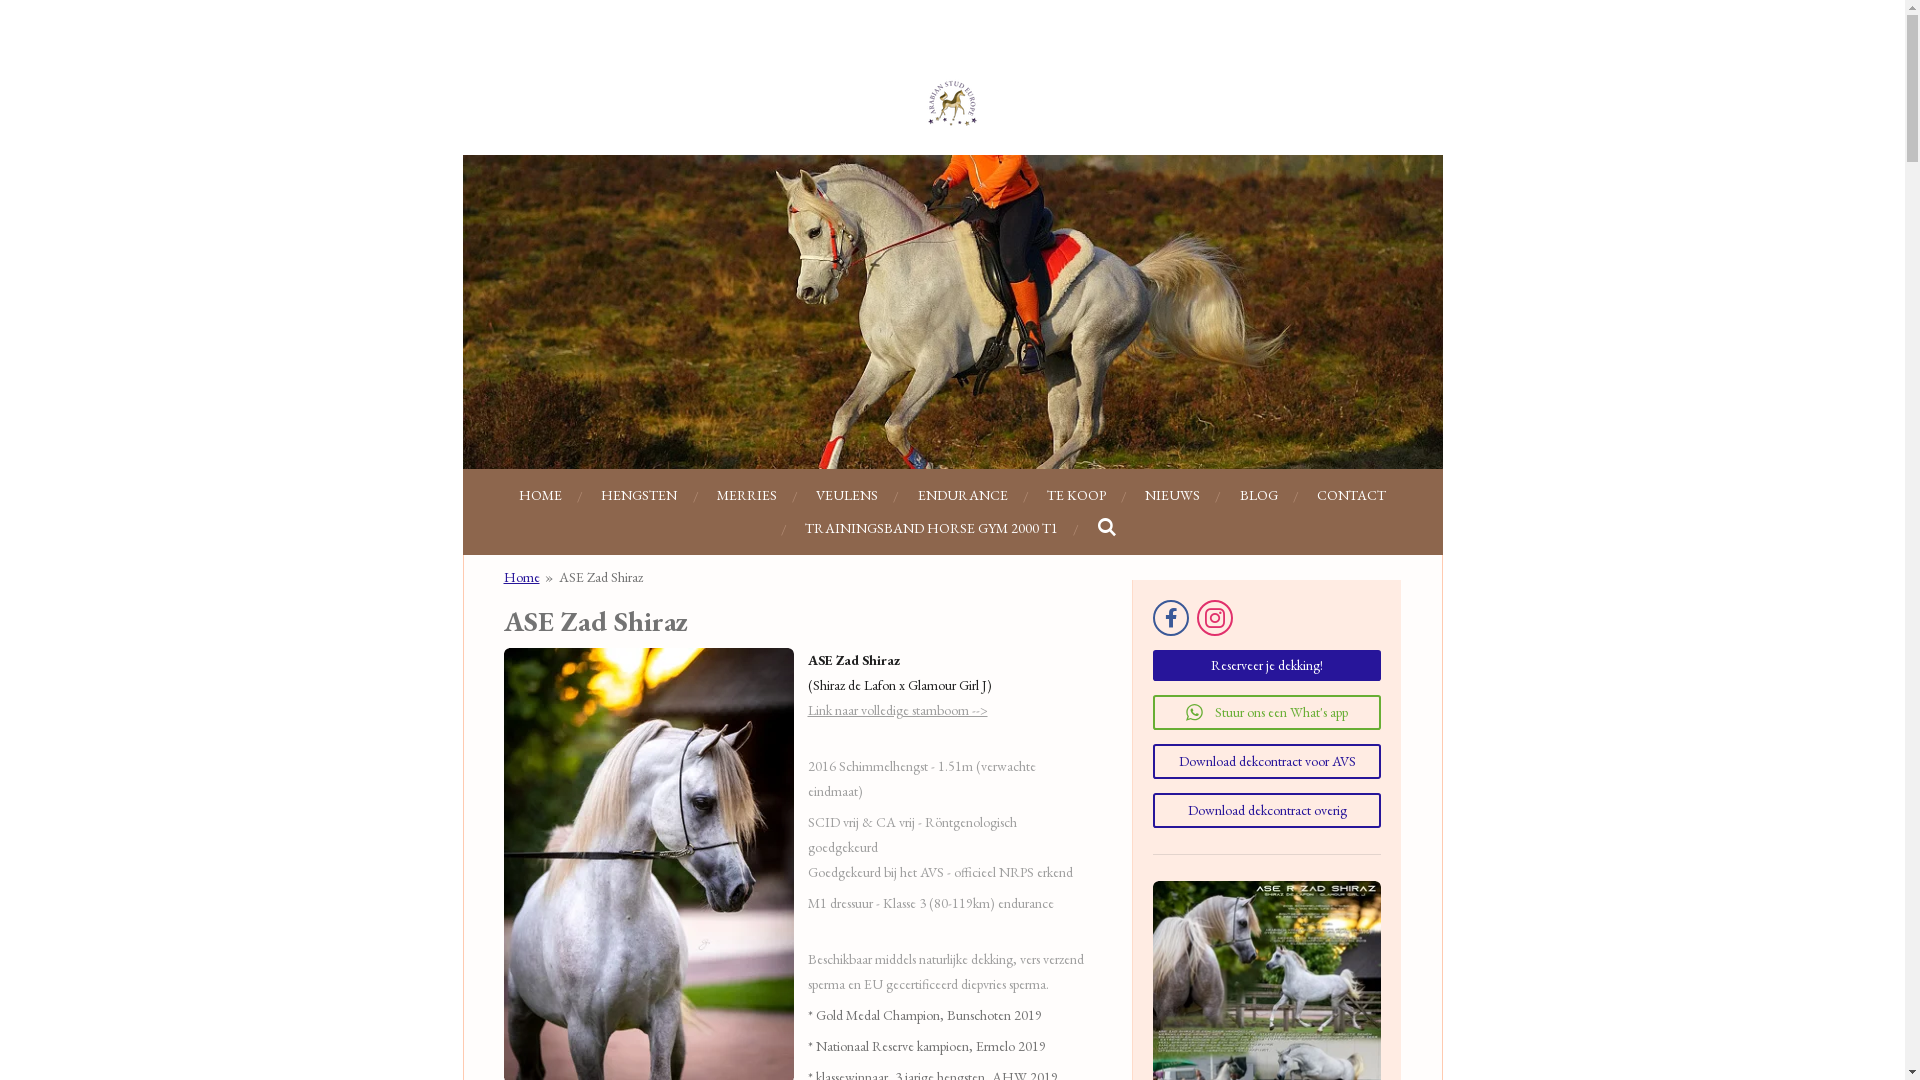  What do you see at coordinates (1107, 527) in the screenshot?
I see `'Zoeken'` at bounding box center [1107, 527].